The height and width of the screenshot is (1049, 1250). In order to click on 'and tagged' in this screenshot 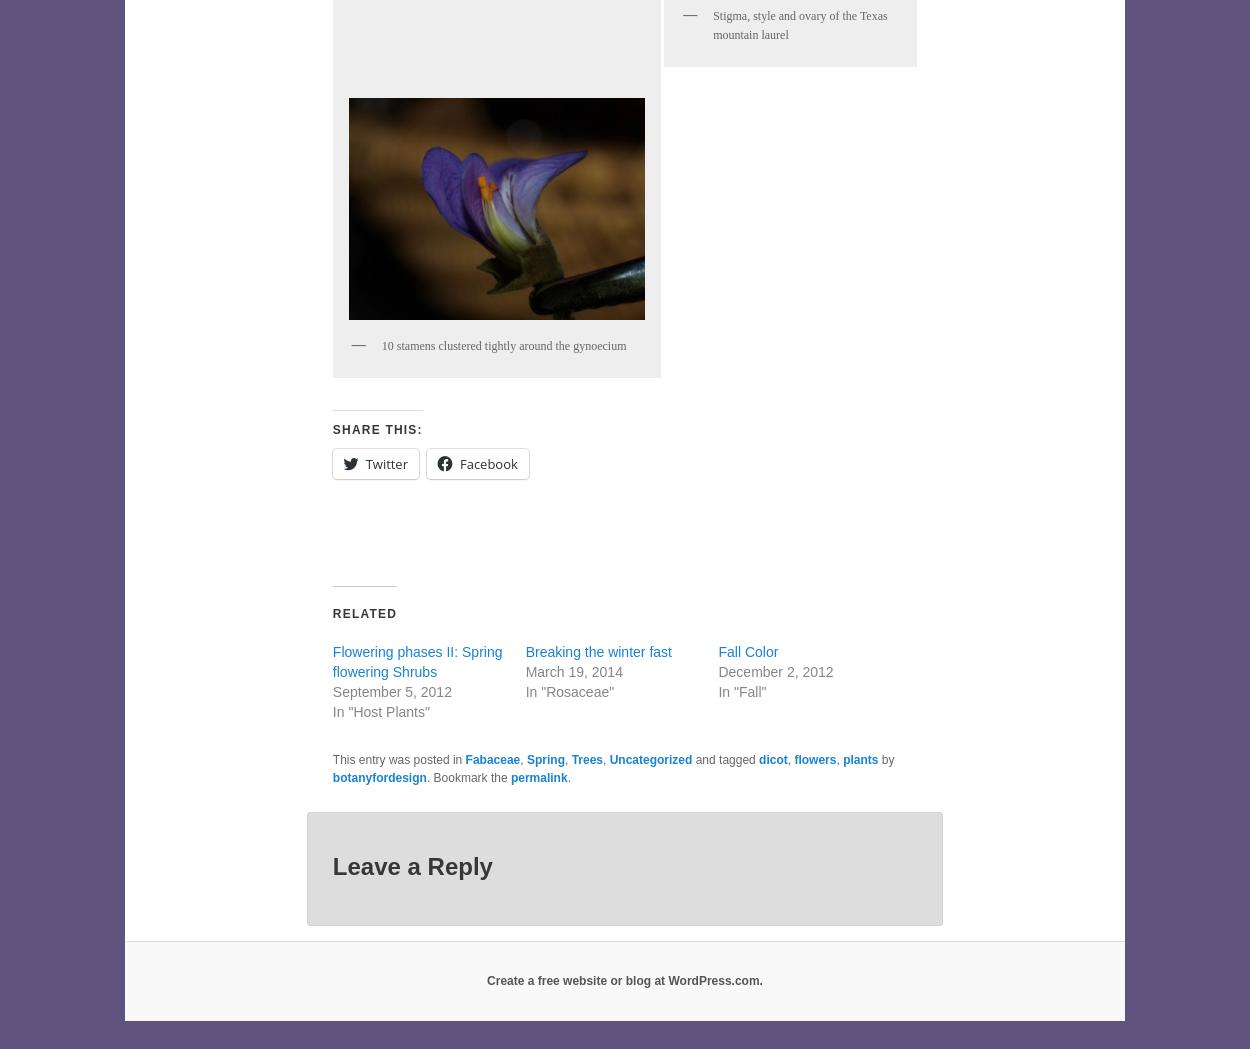, I will do `click(724, 759)`.